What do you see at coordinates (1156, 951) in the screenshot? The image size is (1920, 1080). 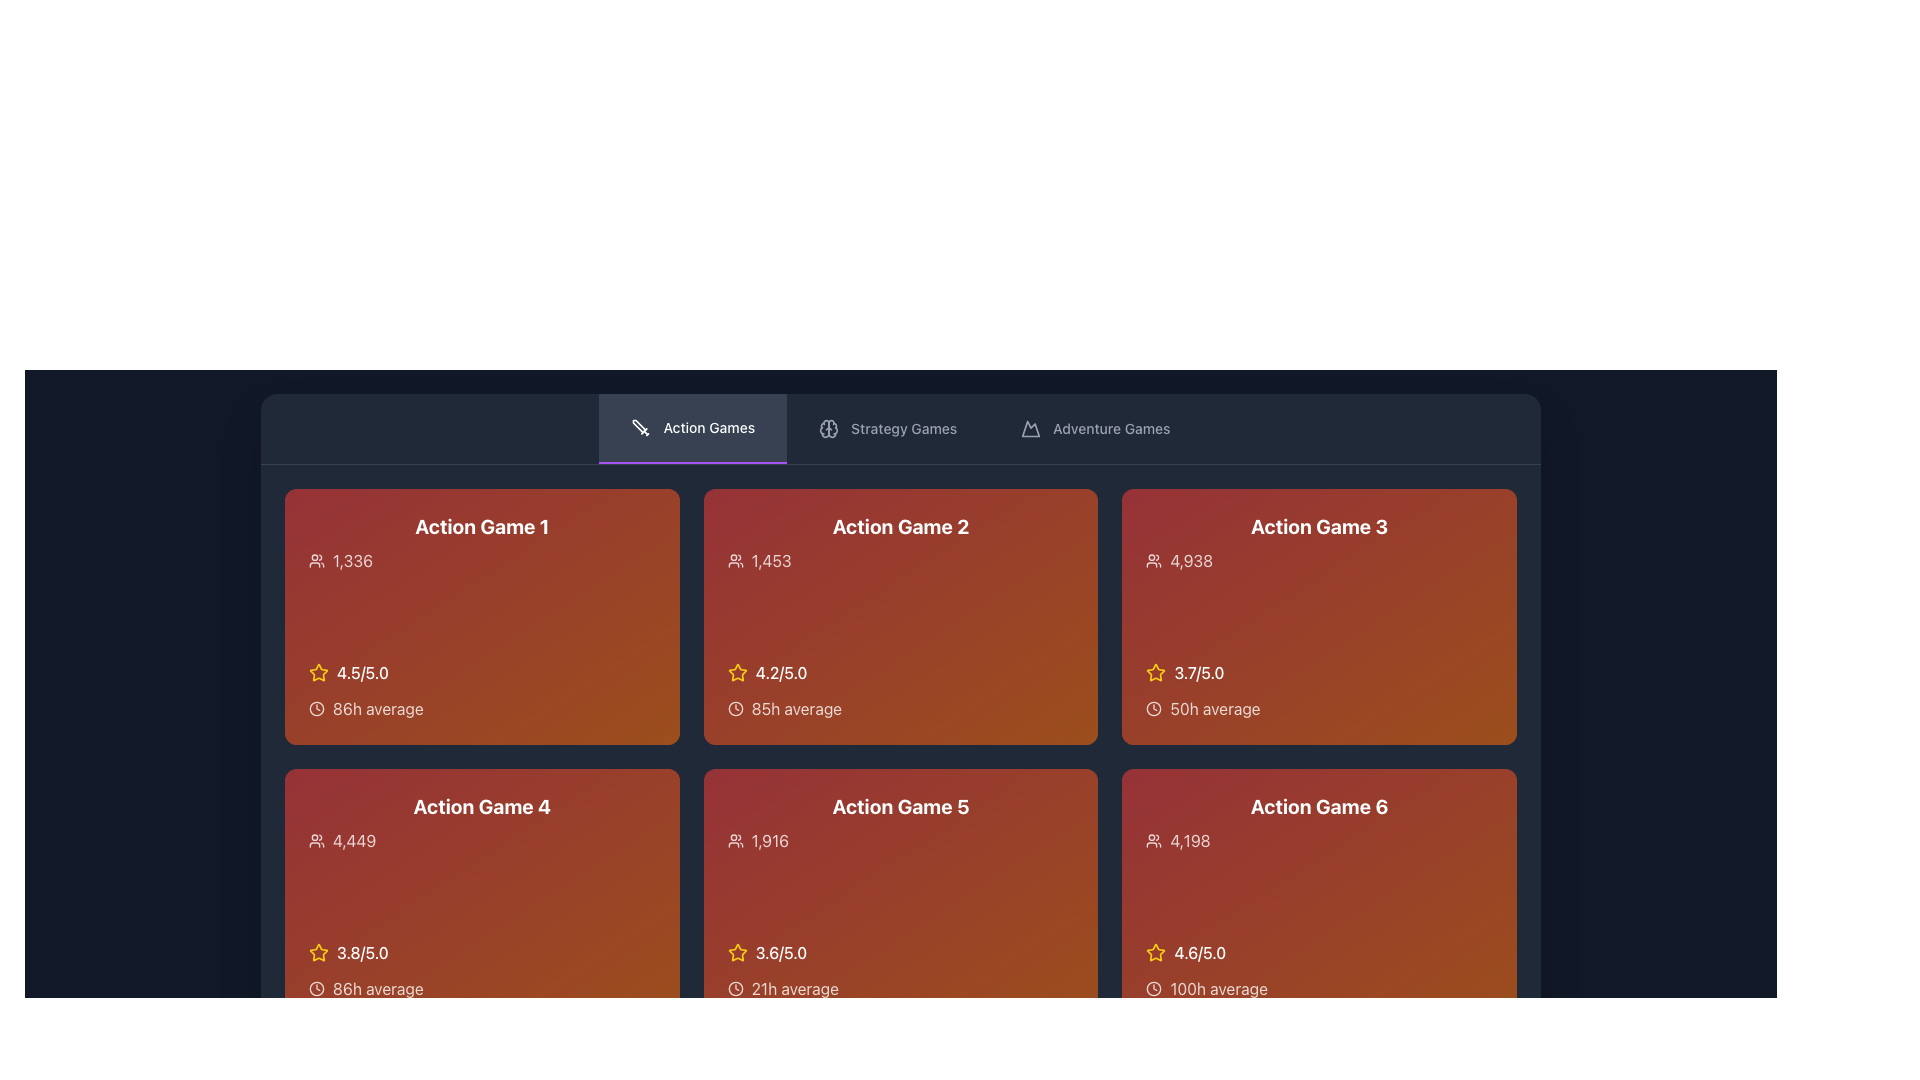 I see `the rating icon representing the quality or popularity of the 'Action Game 6' card, located in the bottom-right position of the grid` at bounding box center [1156, 951].